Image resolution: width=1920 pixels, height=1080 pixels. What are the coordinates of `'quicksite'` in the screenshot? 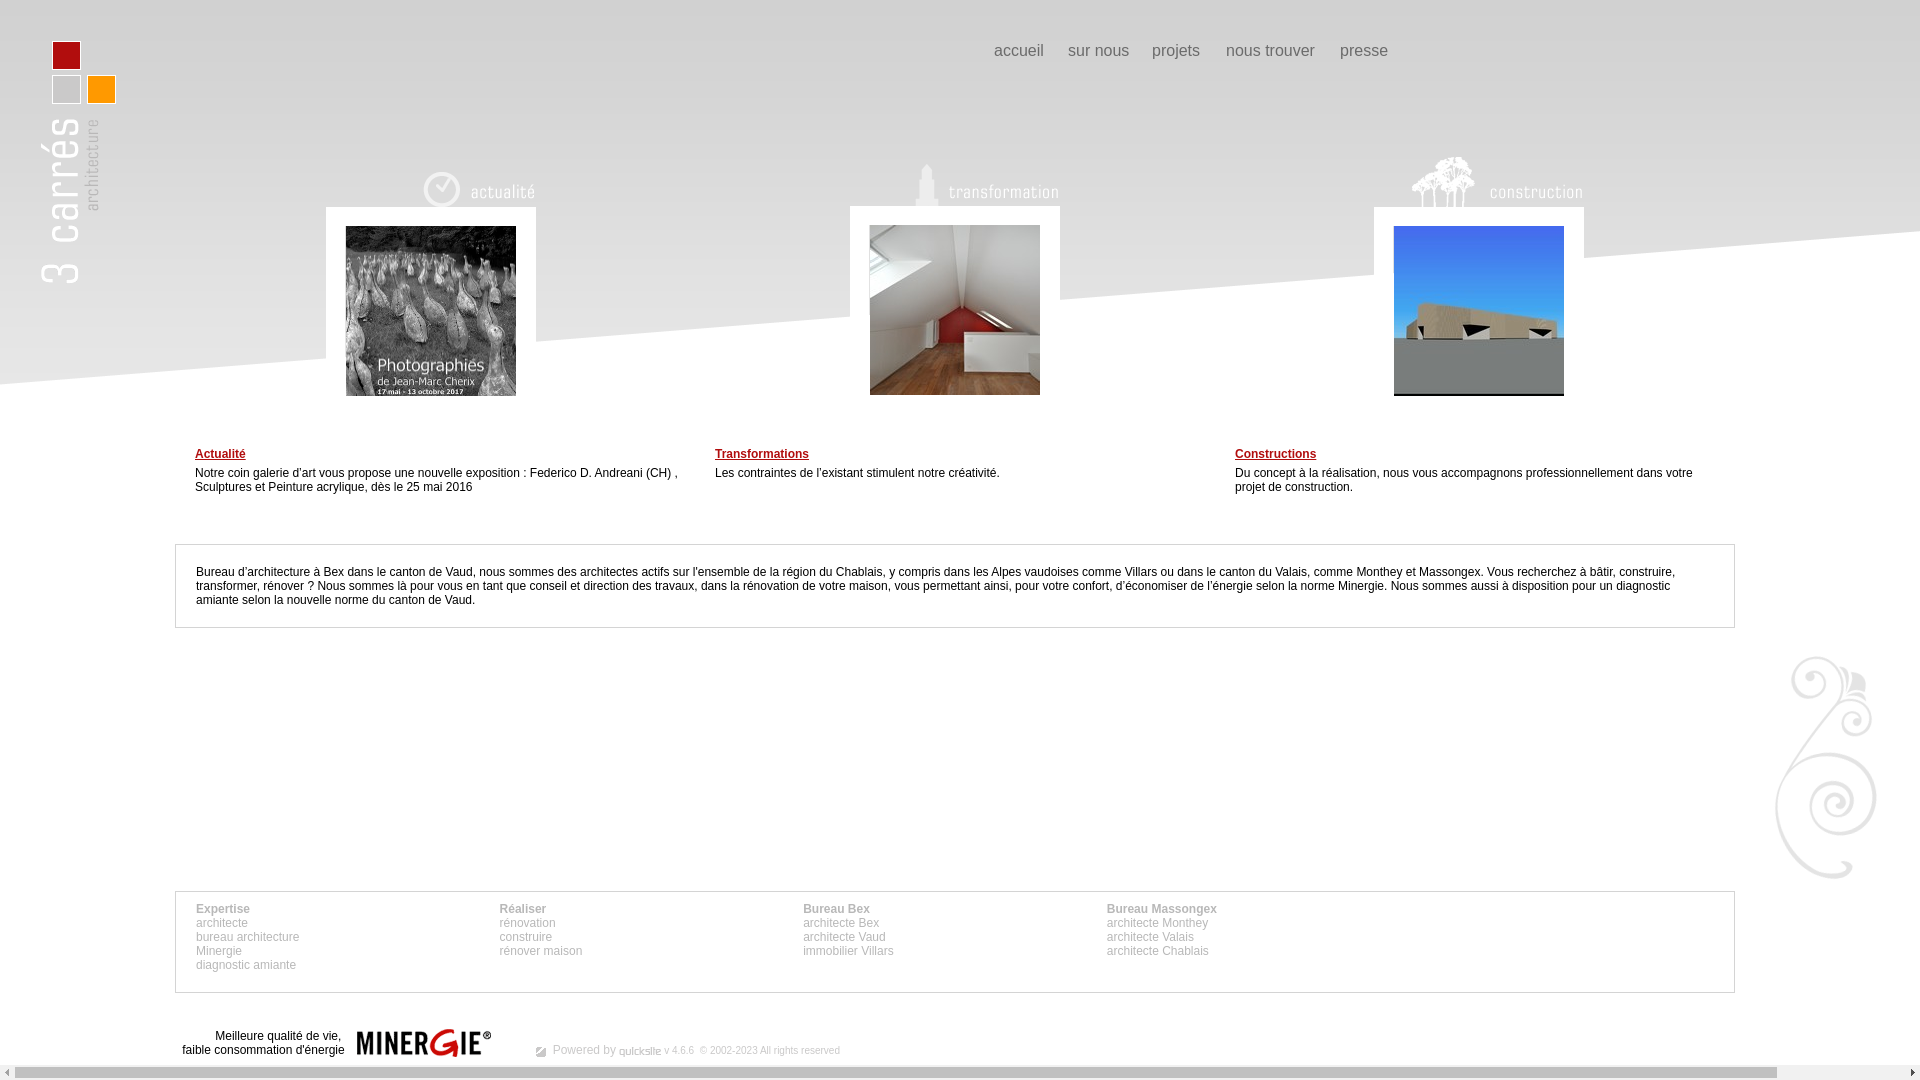 It's located at (638, 1051).